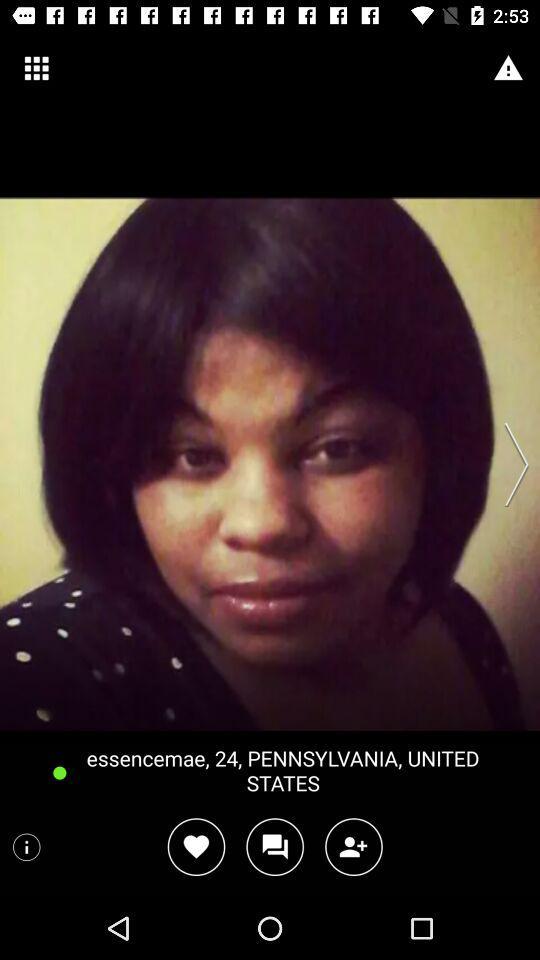 The image size is (540, 960). Describe the element at coordinates (196, 846) in the screenshot. I see `to favorites` at that location.